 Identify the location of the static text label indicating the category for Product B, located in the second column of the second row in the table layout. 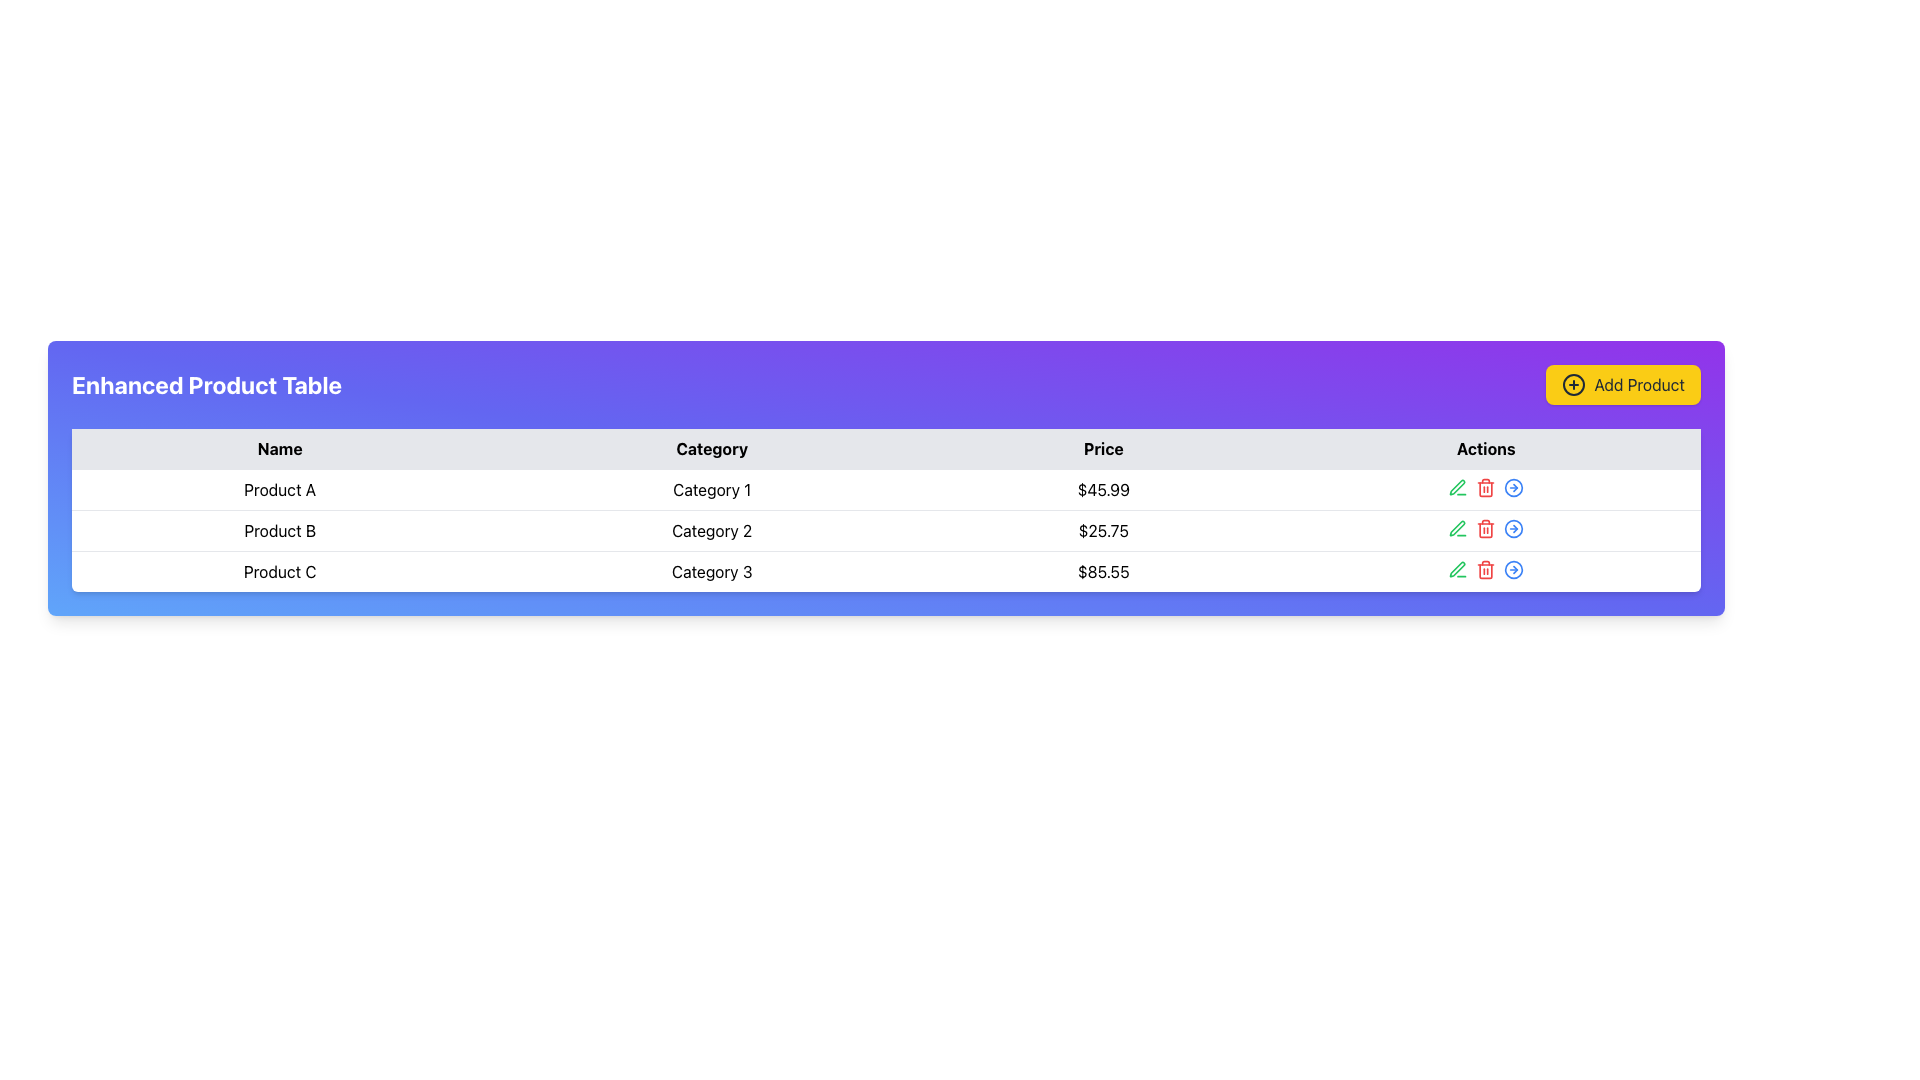
(712, 530).